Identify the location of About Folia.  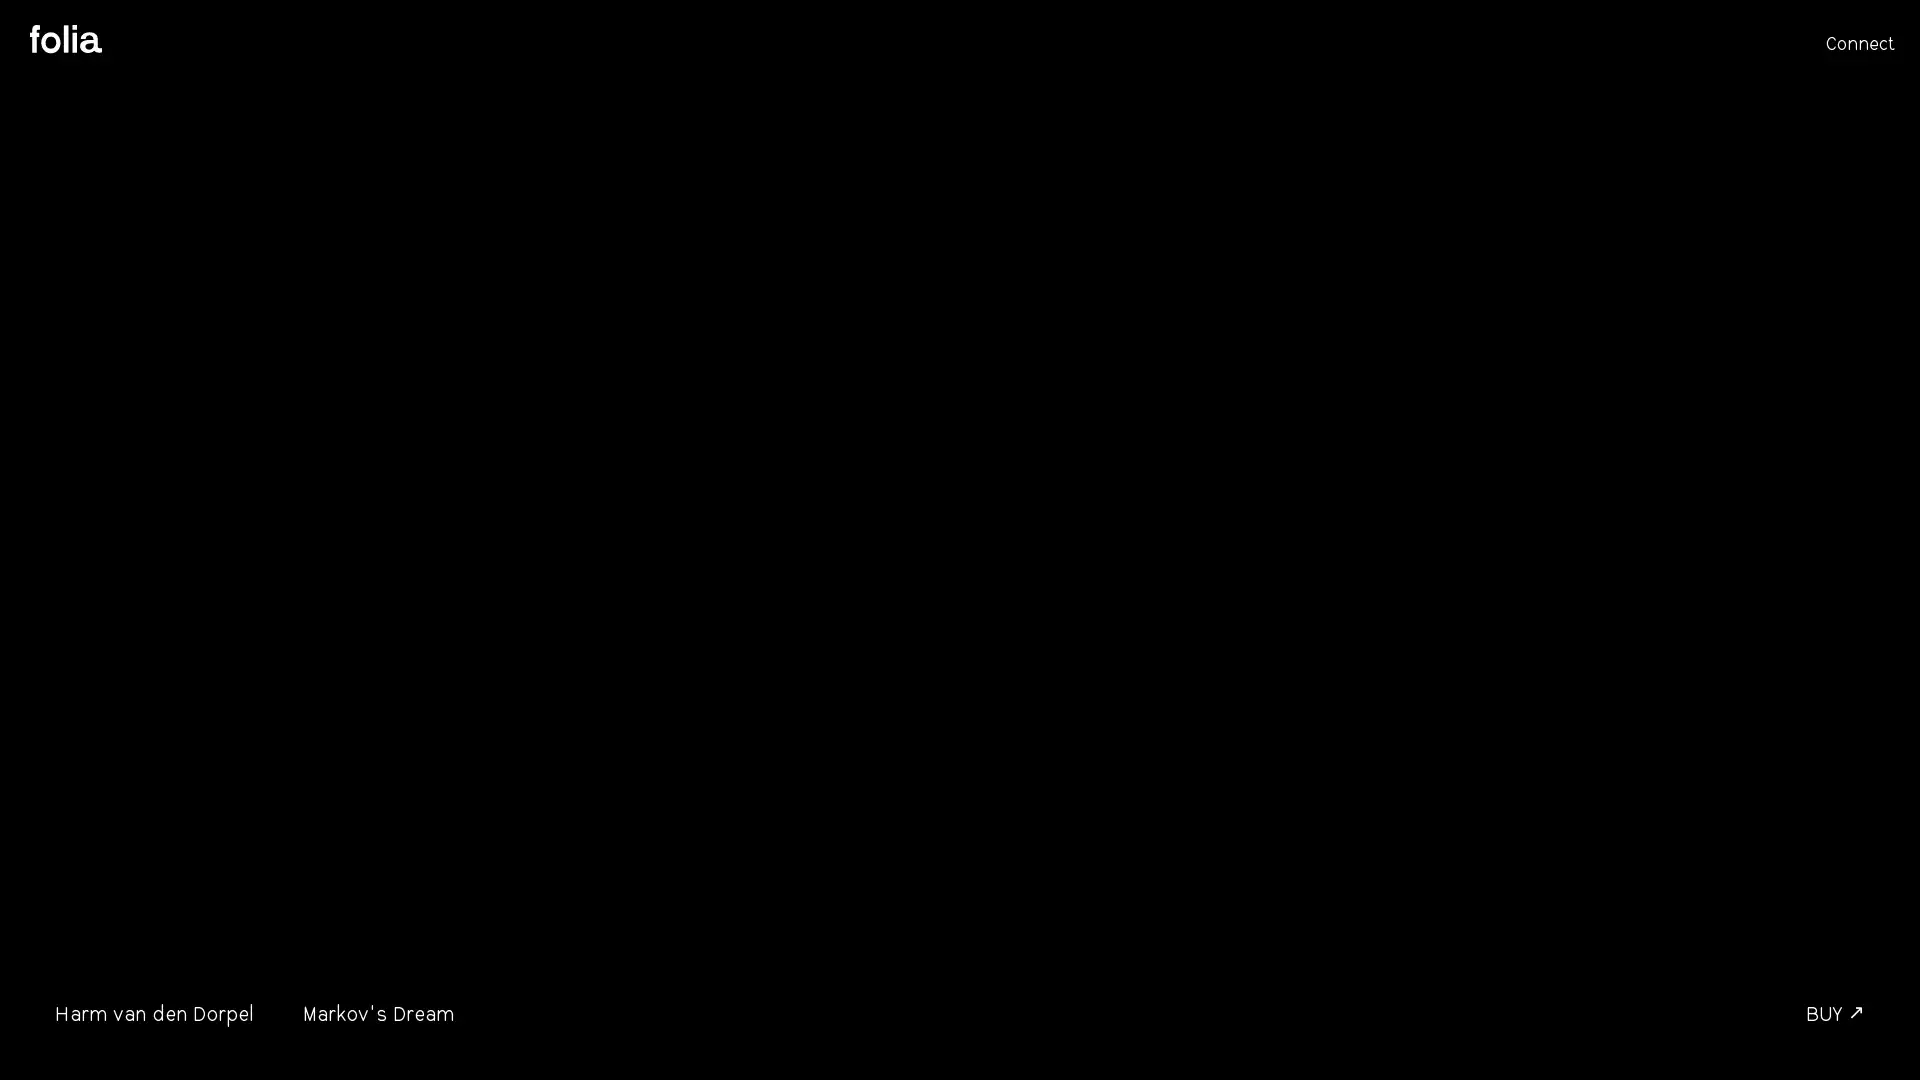
(66, 39).